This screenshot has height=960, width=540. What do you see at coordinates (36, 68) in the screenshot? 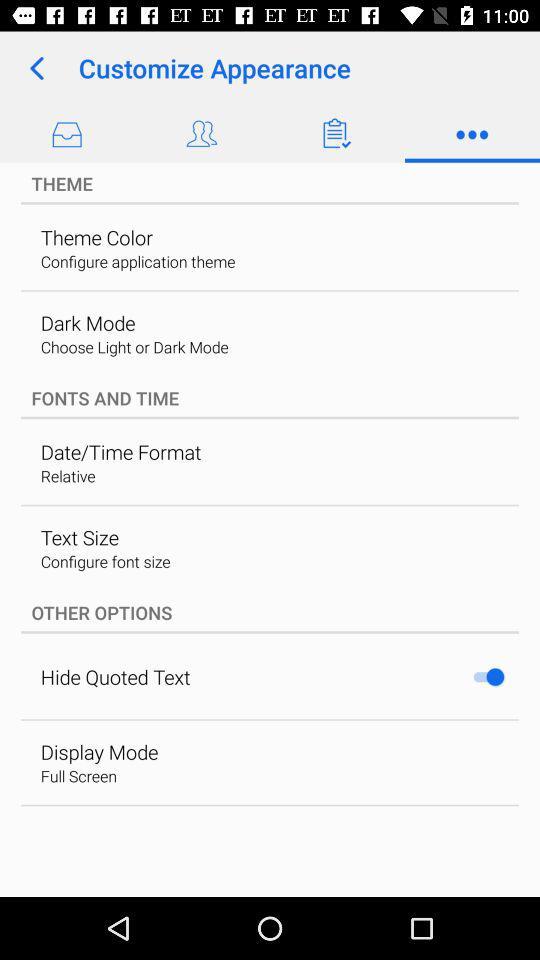
I see `the icon to the left of the customize appearance` at bounding box center [36, 68].